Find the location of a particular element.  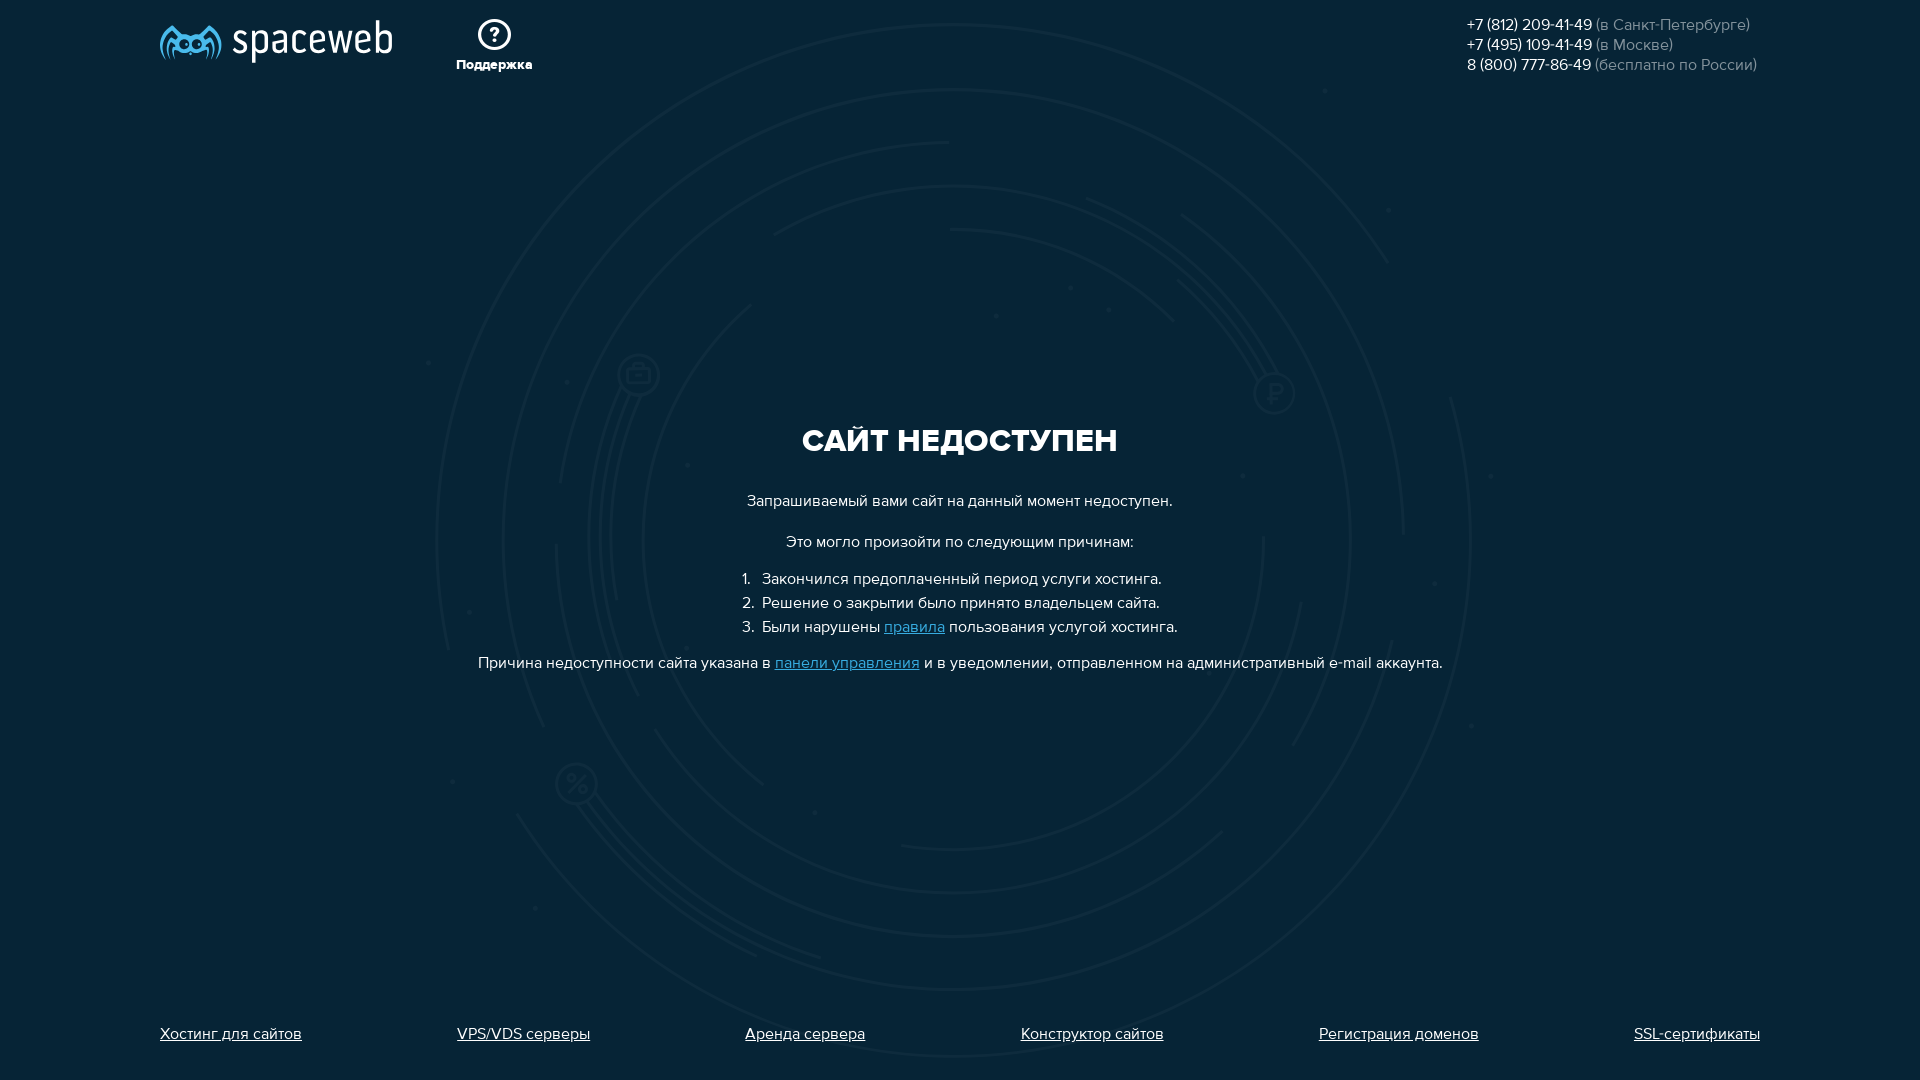

'8 (800) 777-86-49' is located at coordinates (1528, 64).